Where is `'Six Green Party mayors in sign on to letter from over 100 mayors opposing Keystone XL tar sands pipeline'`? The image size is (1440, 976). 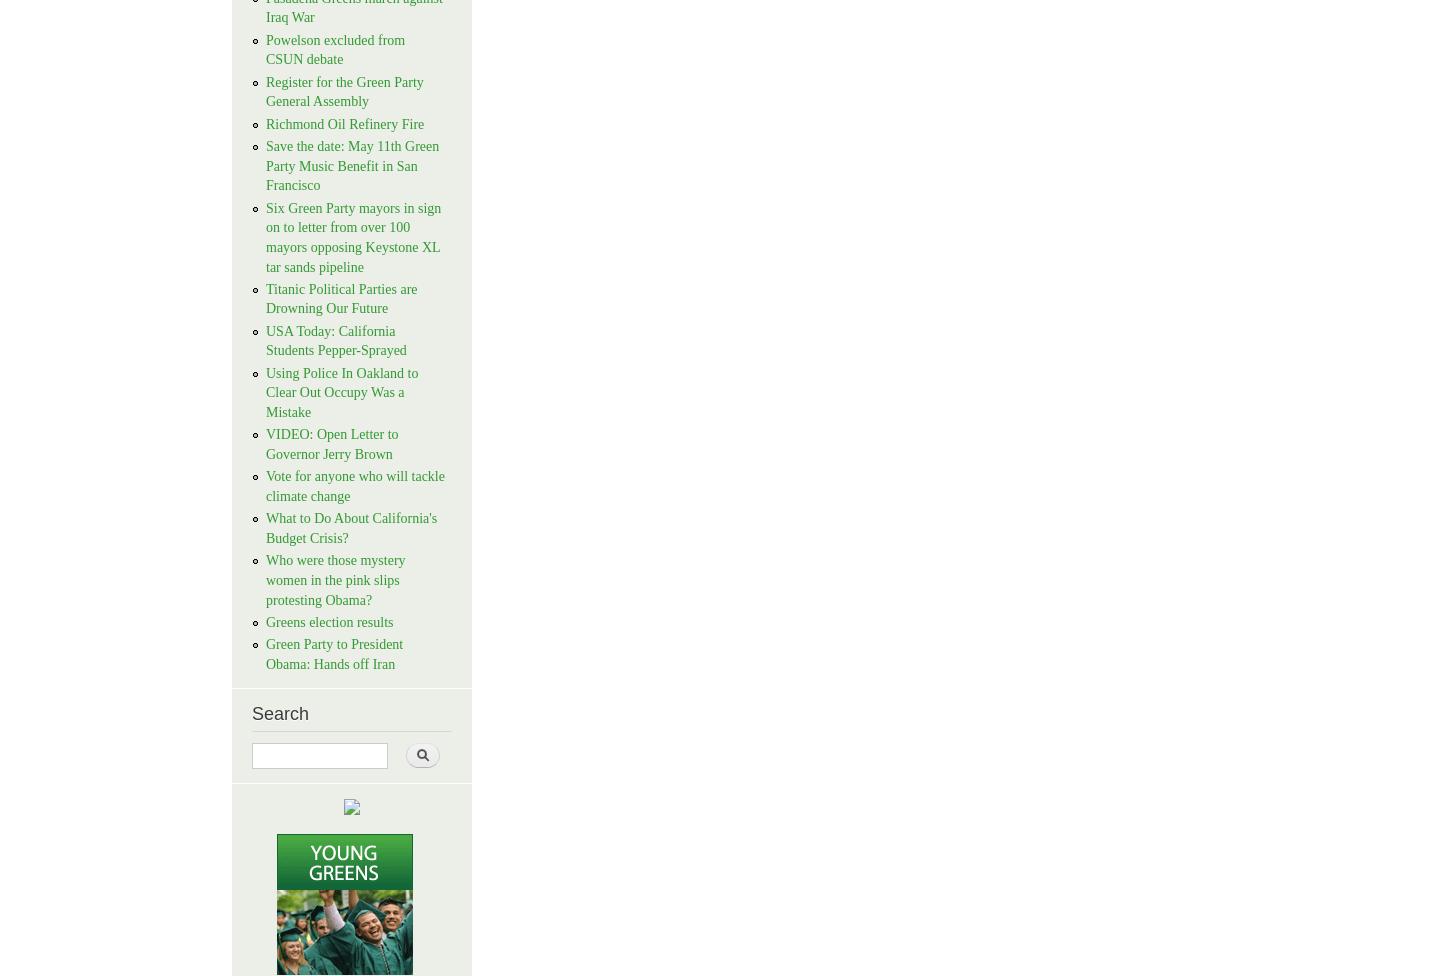
'Six Green Party mayors in sign on to letter from over 100 mayors opposing Keystone XL tar sands pipeline' is located at coordinates (353, 235).